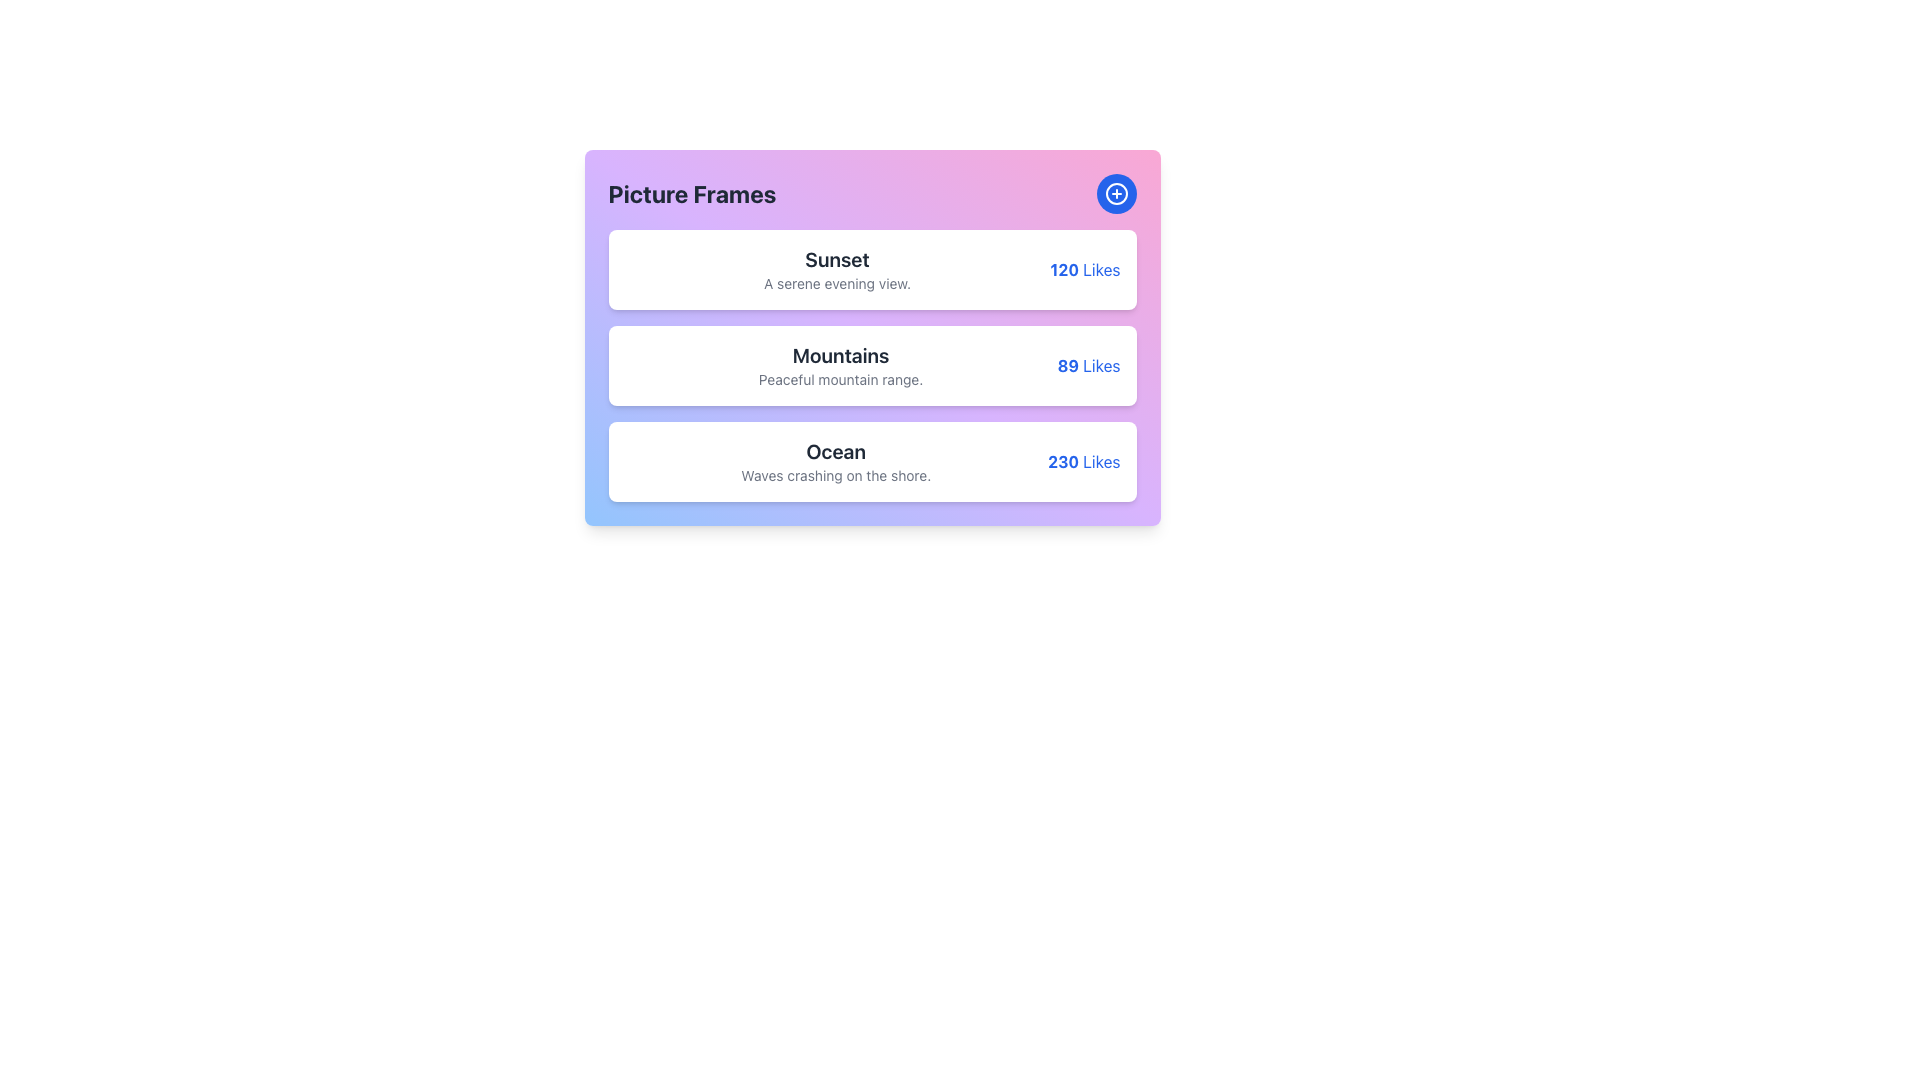 The image size is (1920, 1080). What do you see at coordinates (837, 258) in the screenshot?
I see `text displayed in the Text Label positioned above the subtitle 'A serene evening view' in the 'Picture Frames' box` at bounding box center [837, 258].